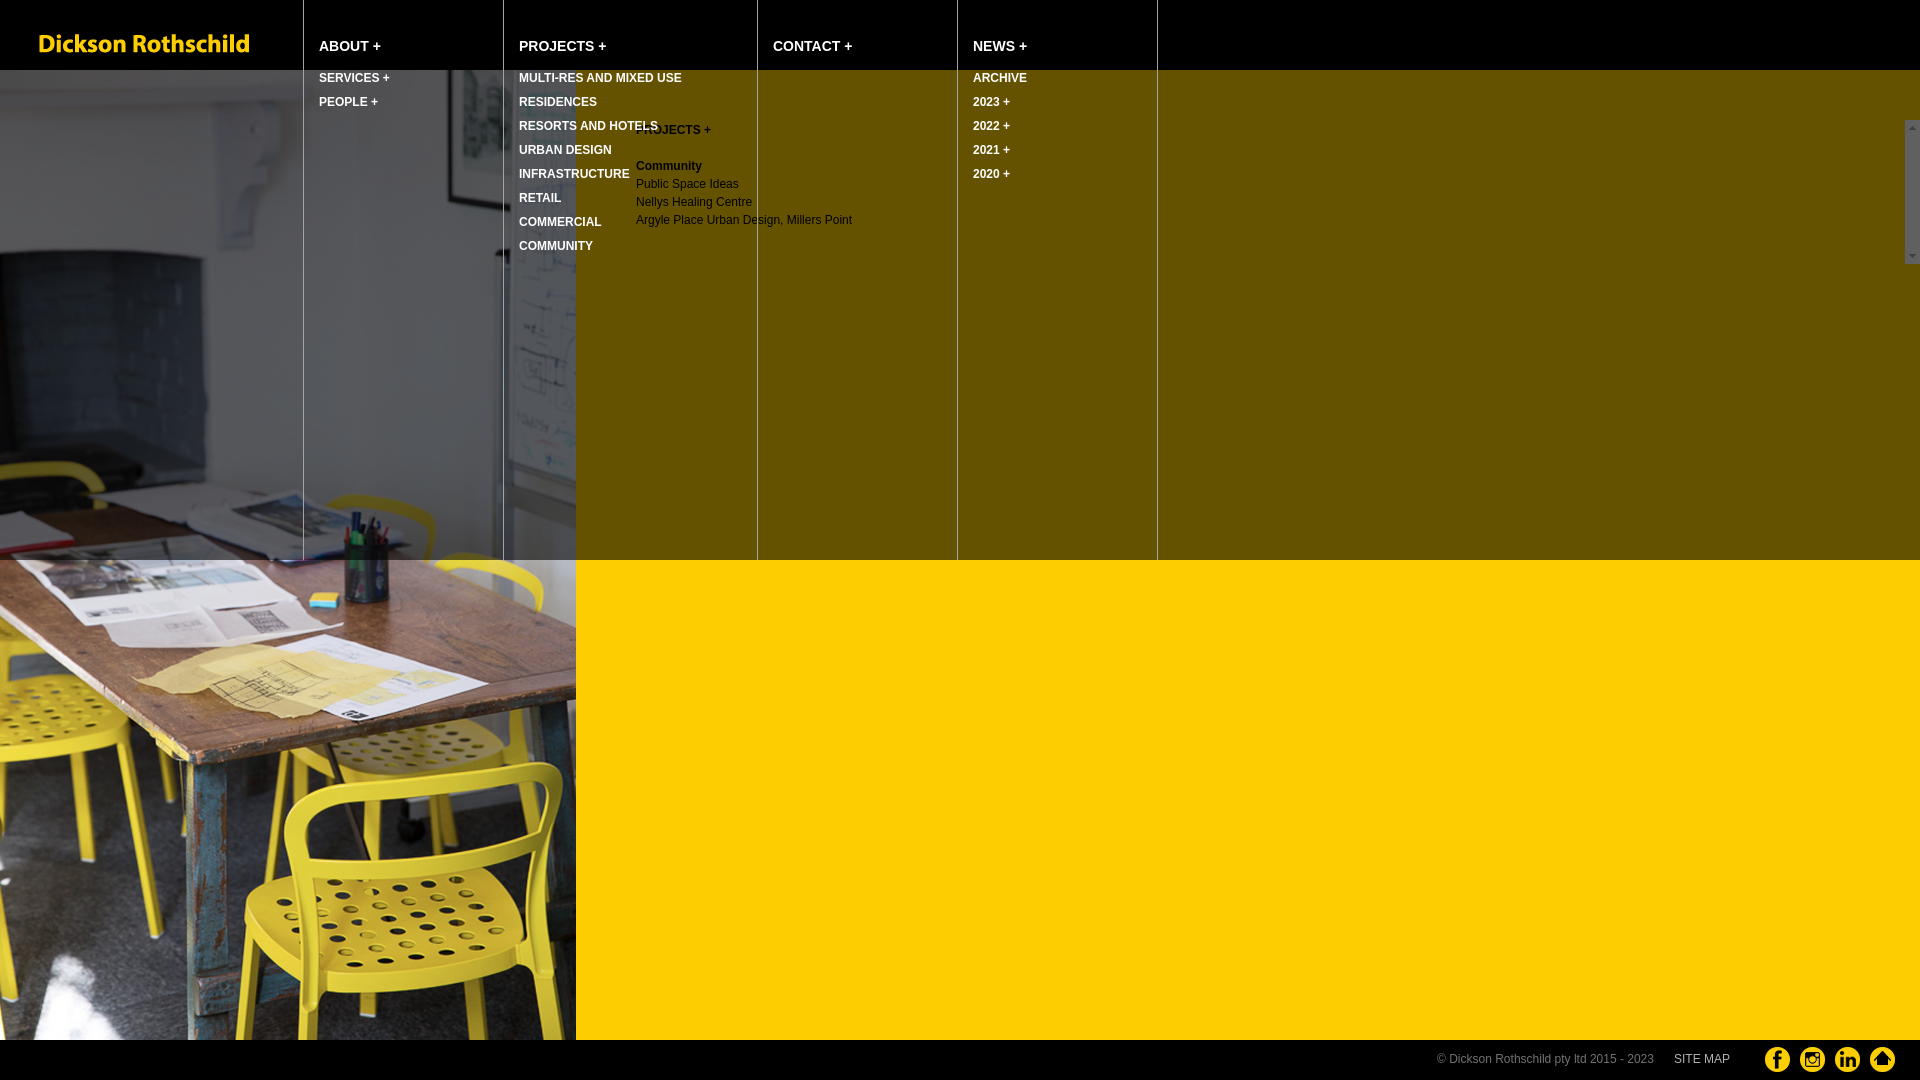 The height and width of the screenshot is (1080, 1920). What do you see at coordinates (957, 76) in the screenshot?
I see `'ARCHIVE'` at bounding box center [957, 76].